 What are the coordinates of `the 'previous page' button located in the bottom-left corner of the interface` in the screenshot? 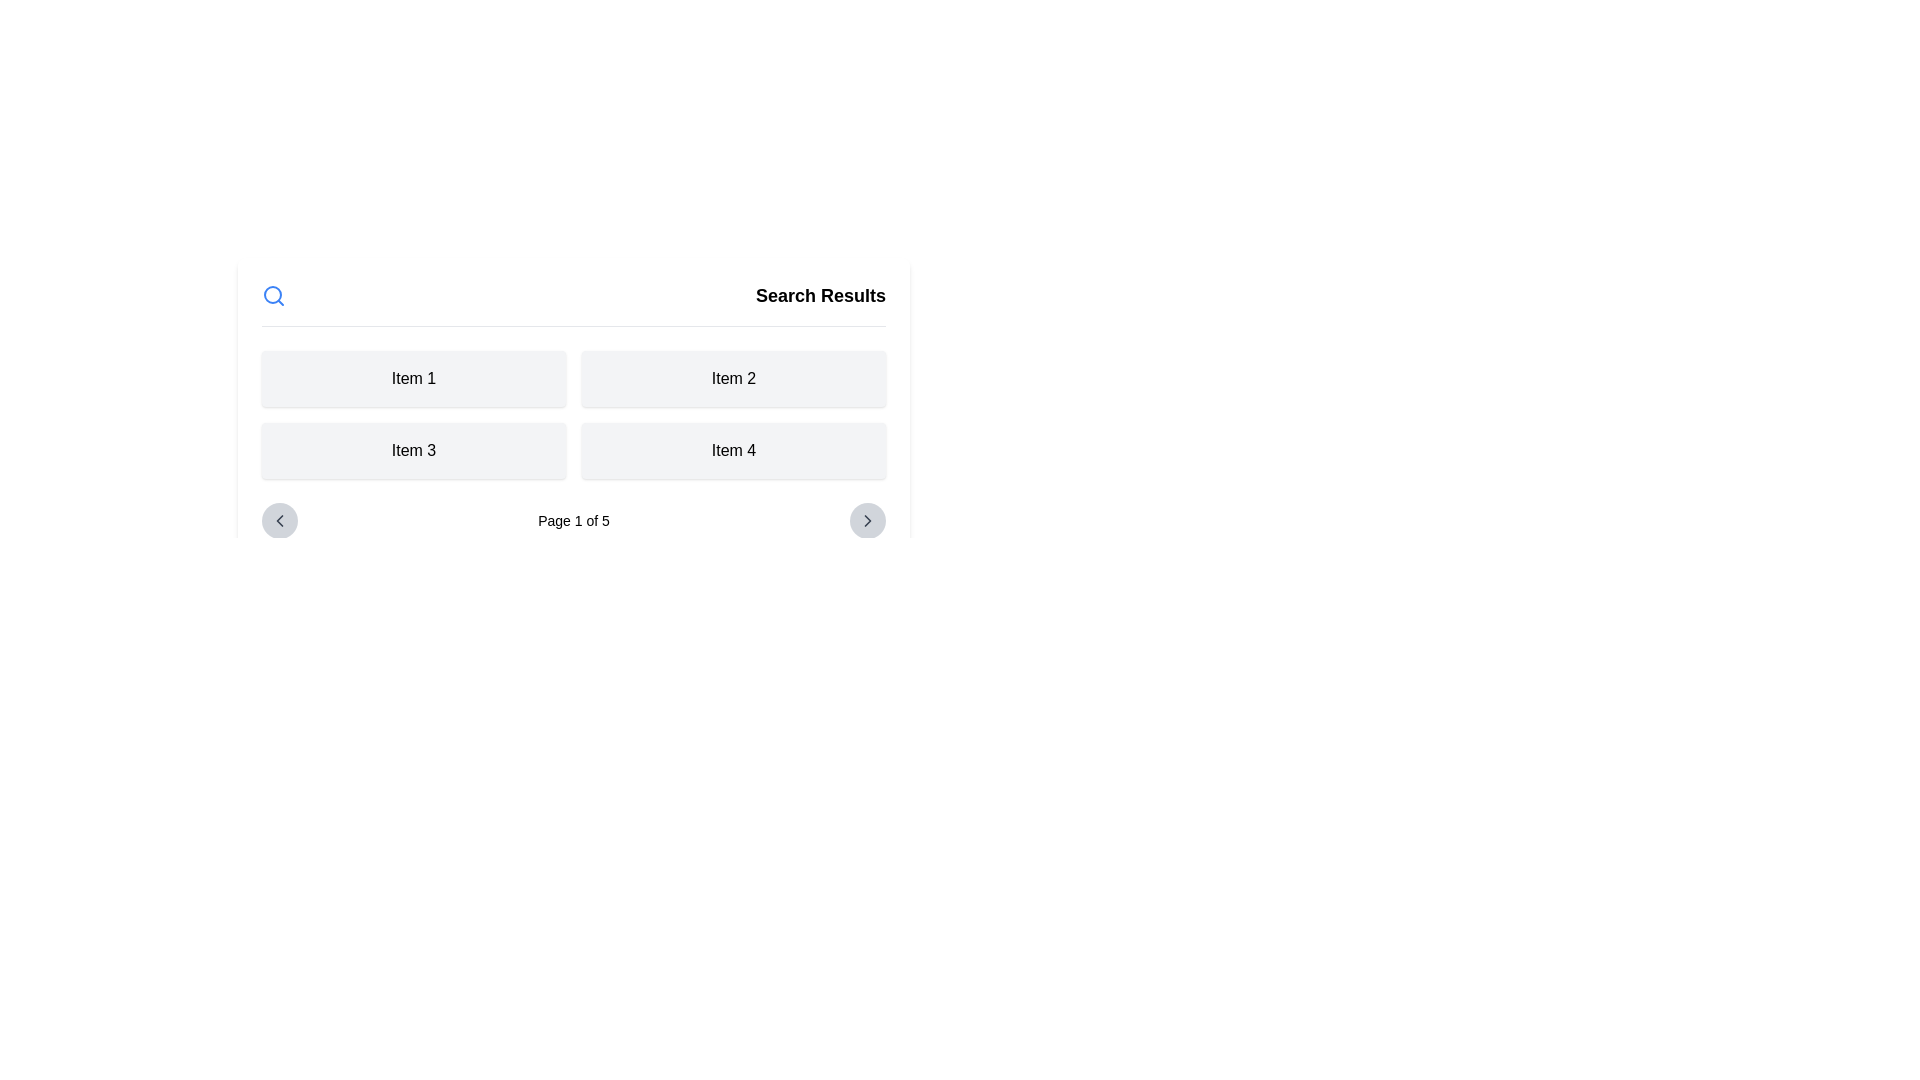 It's located at (278, 519).